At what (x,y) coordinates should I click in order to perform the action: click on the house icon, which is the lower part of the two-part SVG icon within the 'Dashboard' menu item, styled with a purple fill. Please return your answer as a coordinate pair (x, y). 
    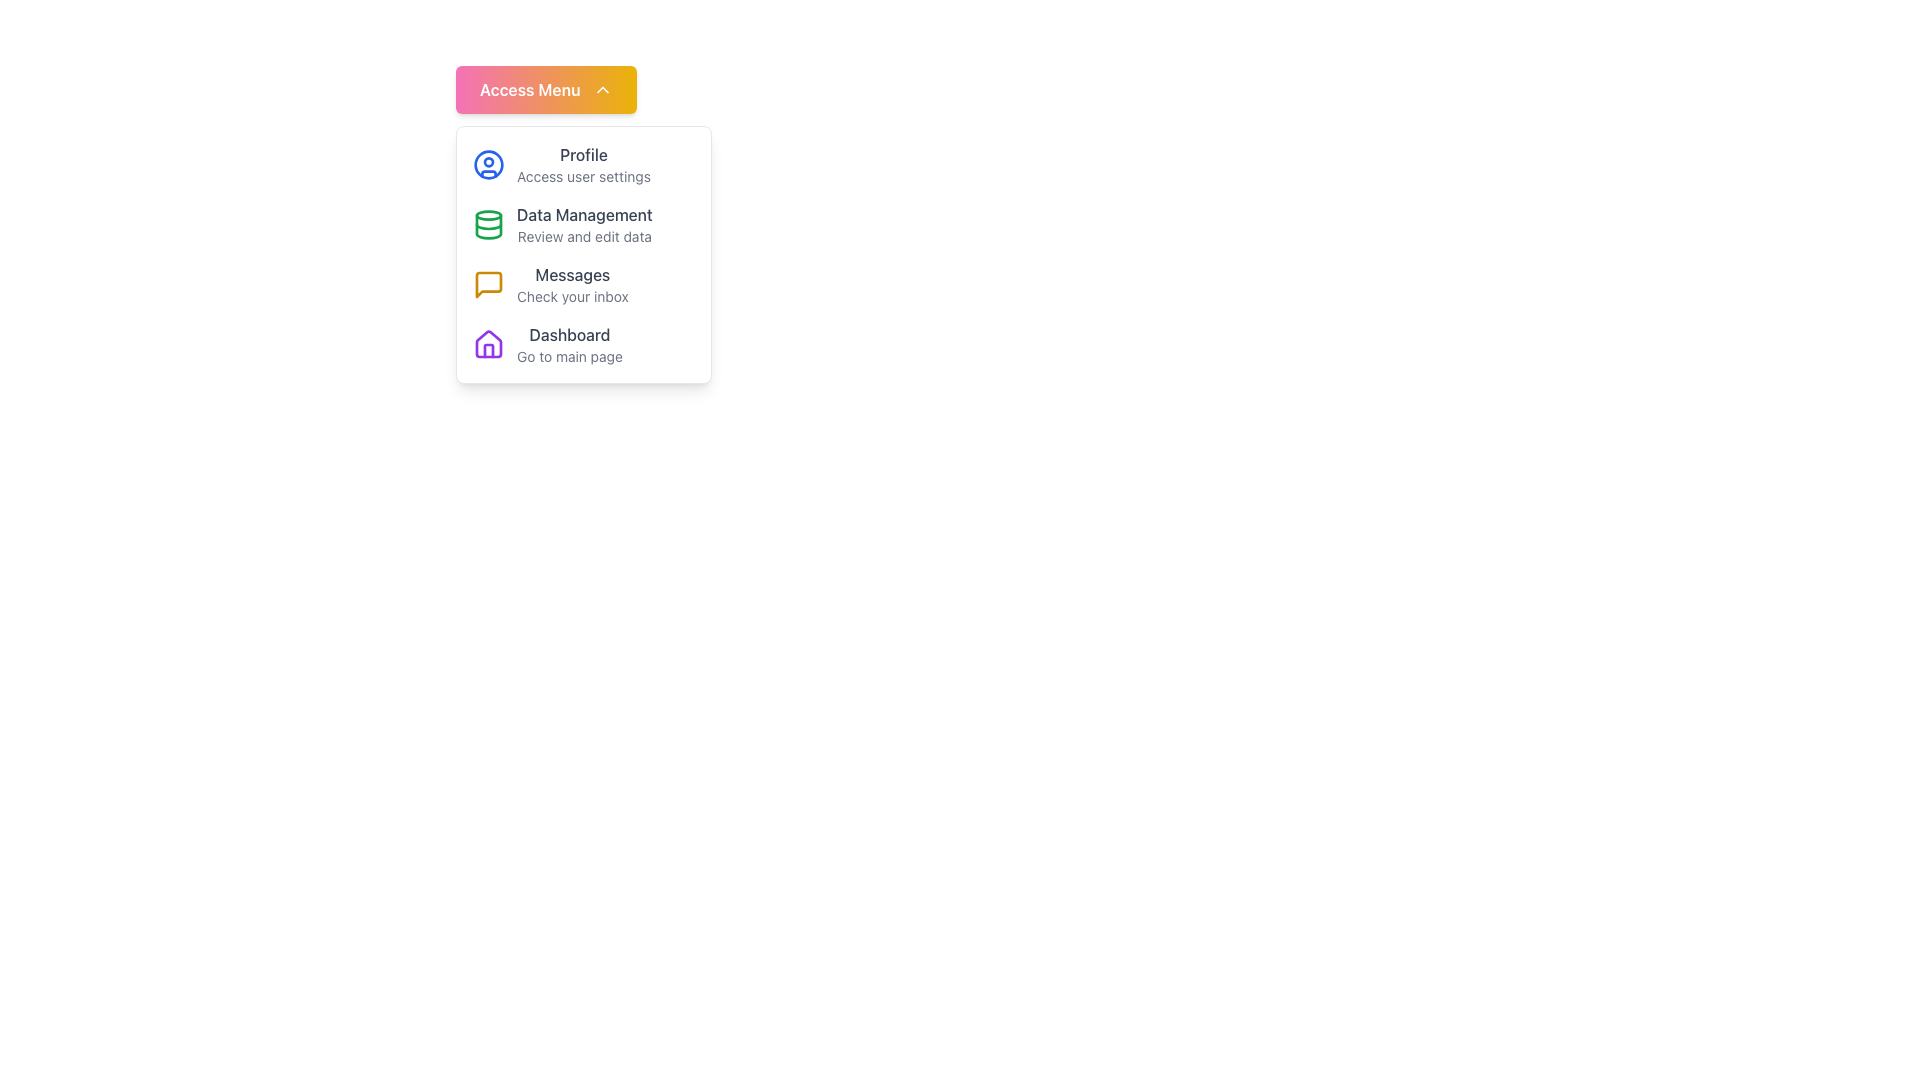
    Looking at the image, I should click on (489, 342).